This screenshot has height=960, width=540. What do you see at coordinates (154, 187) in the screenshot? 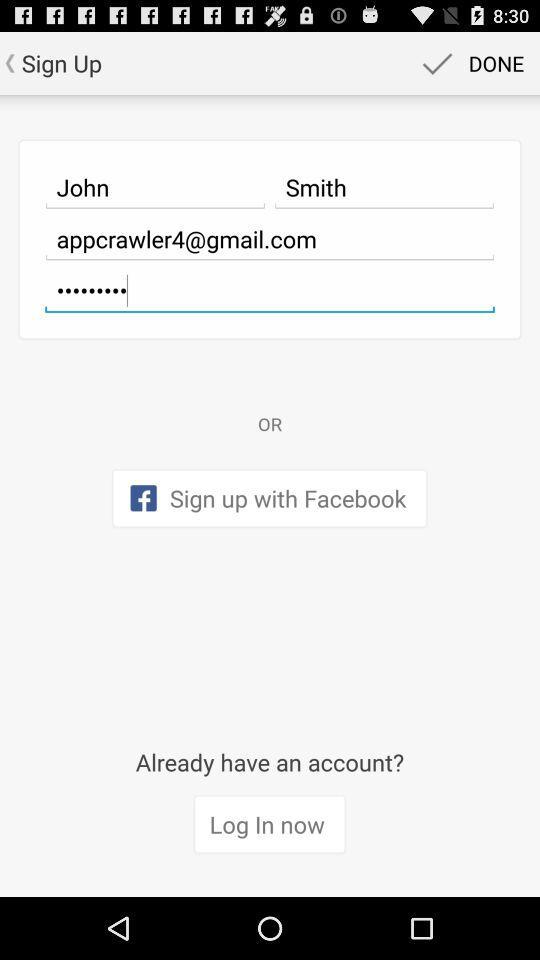
I see `the john icon` at bounding box center [154, 187].